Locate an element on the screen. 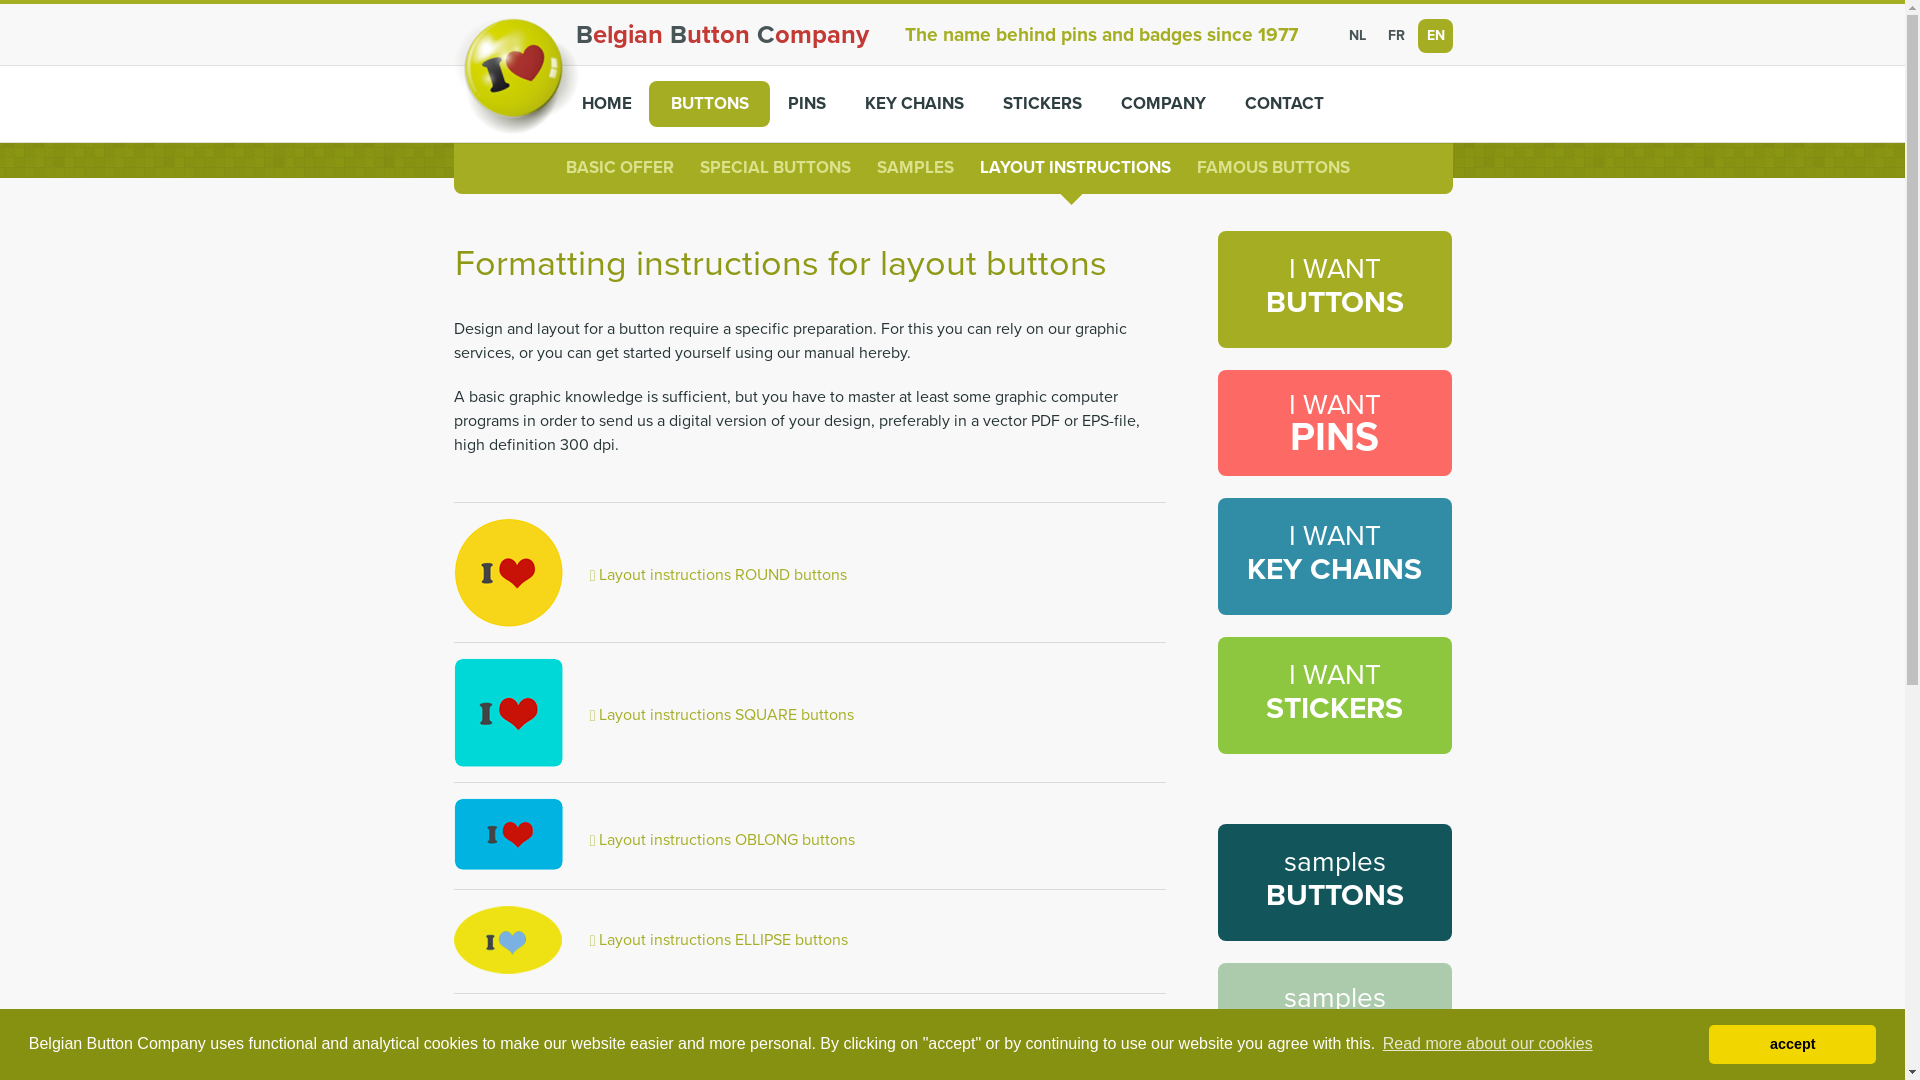 The image size is (1920, 1080). 'LAYOUT INSTRUCTIONS' is located at coordinates (979, 167).